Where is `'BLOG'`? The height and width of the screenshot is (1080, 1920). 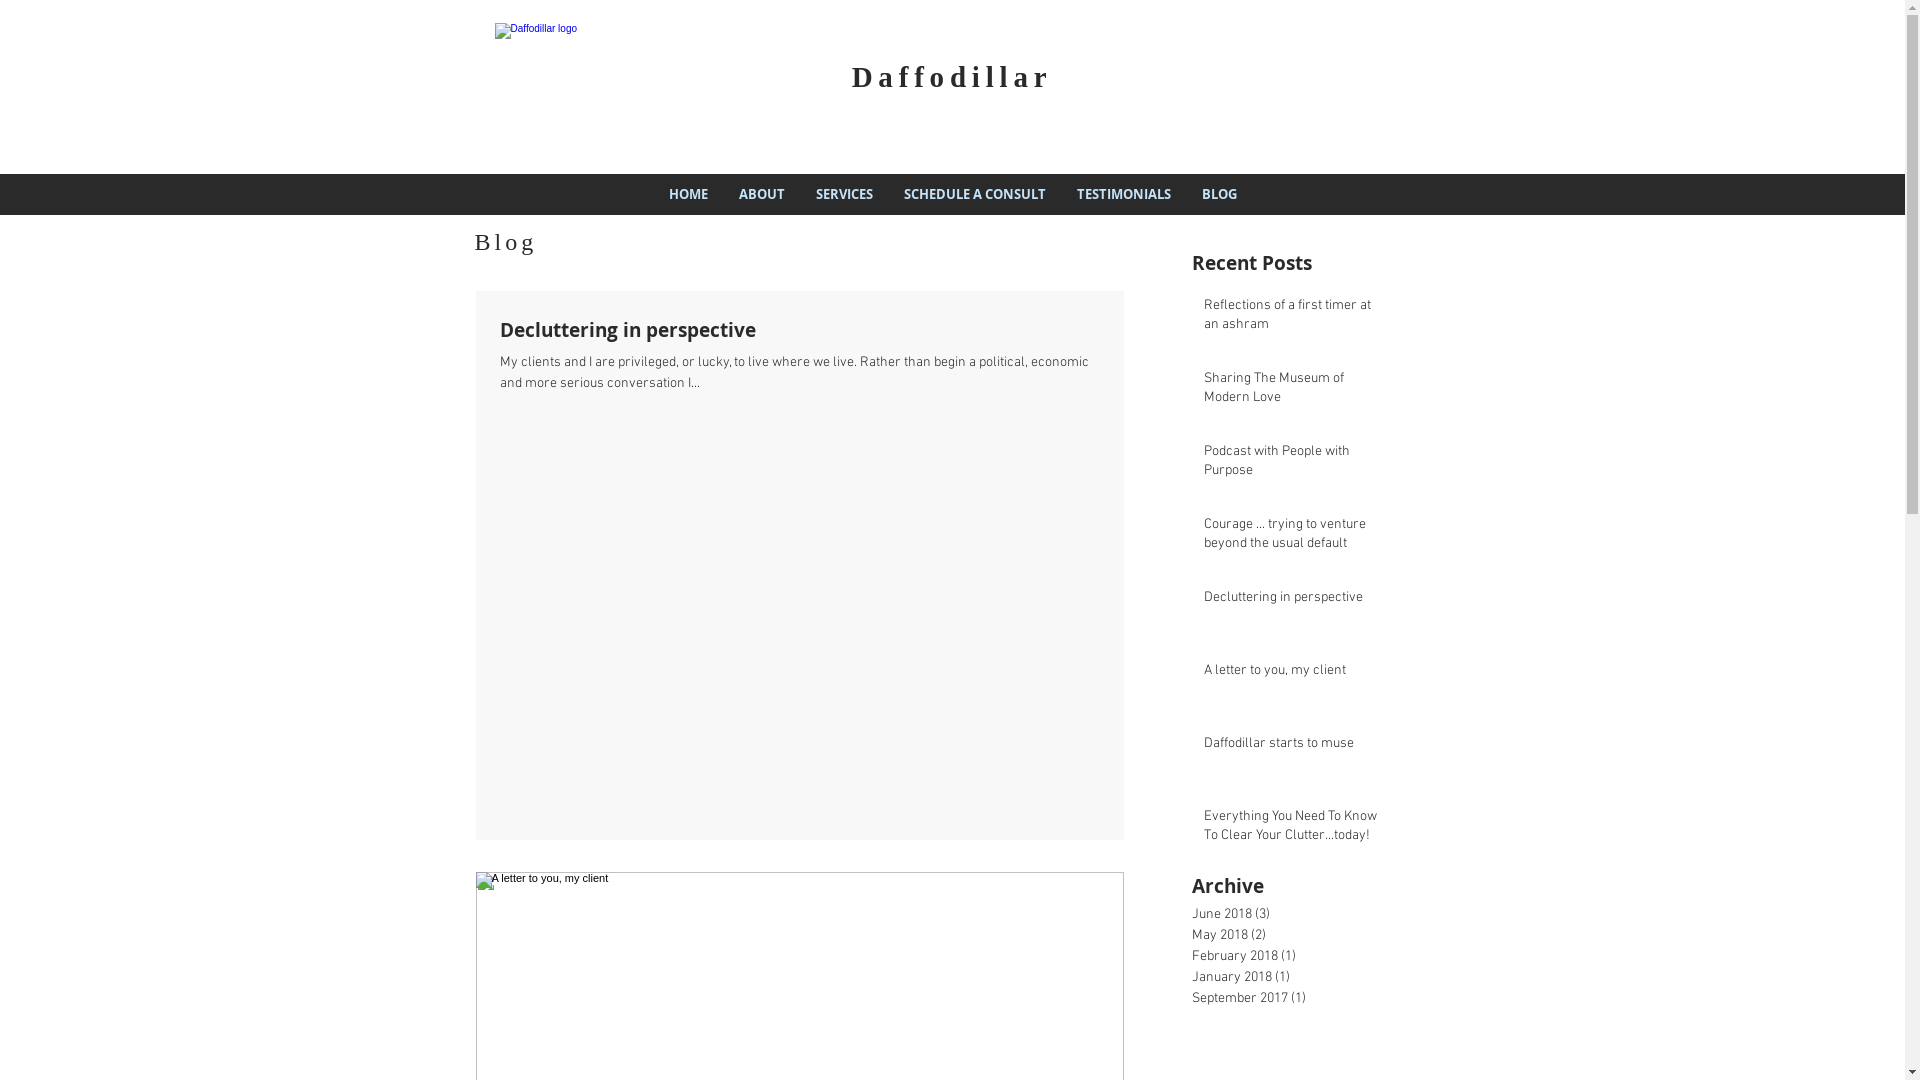 'BLOG' is located at coordinates (1218, 194).